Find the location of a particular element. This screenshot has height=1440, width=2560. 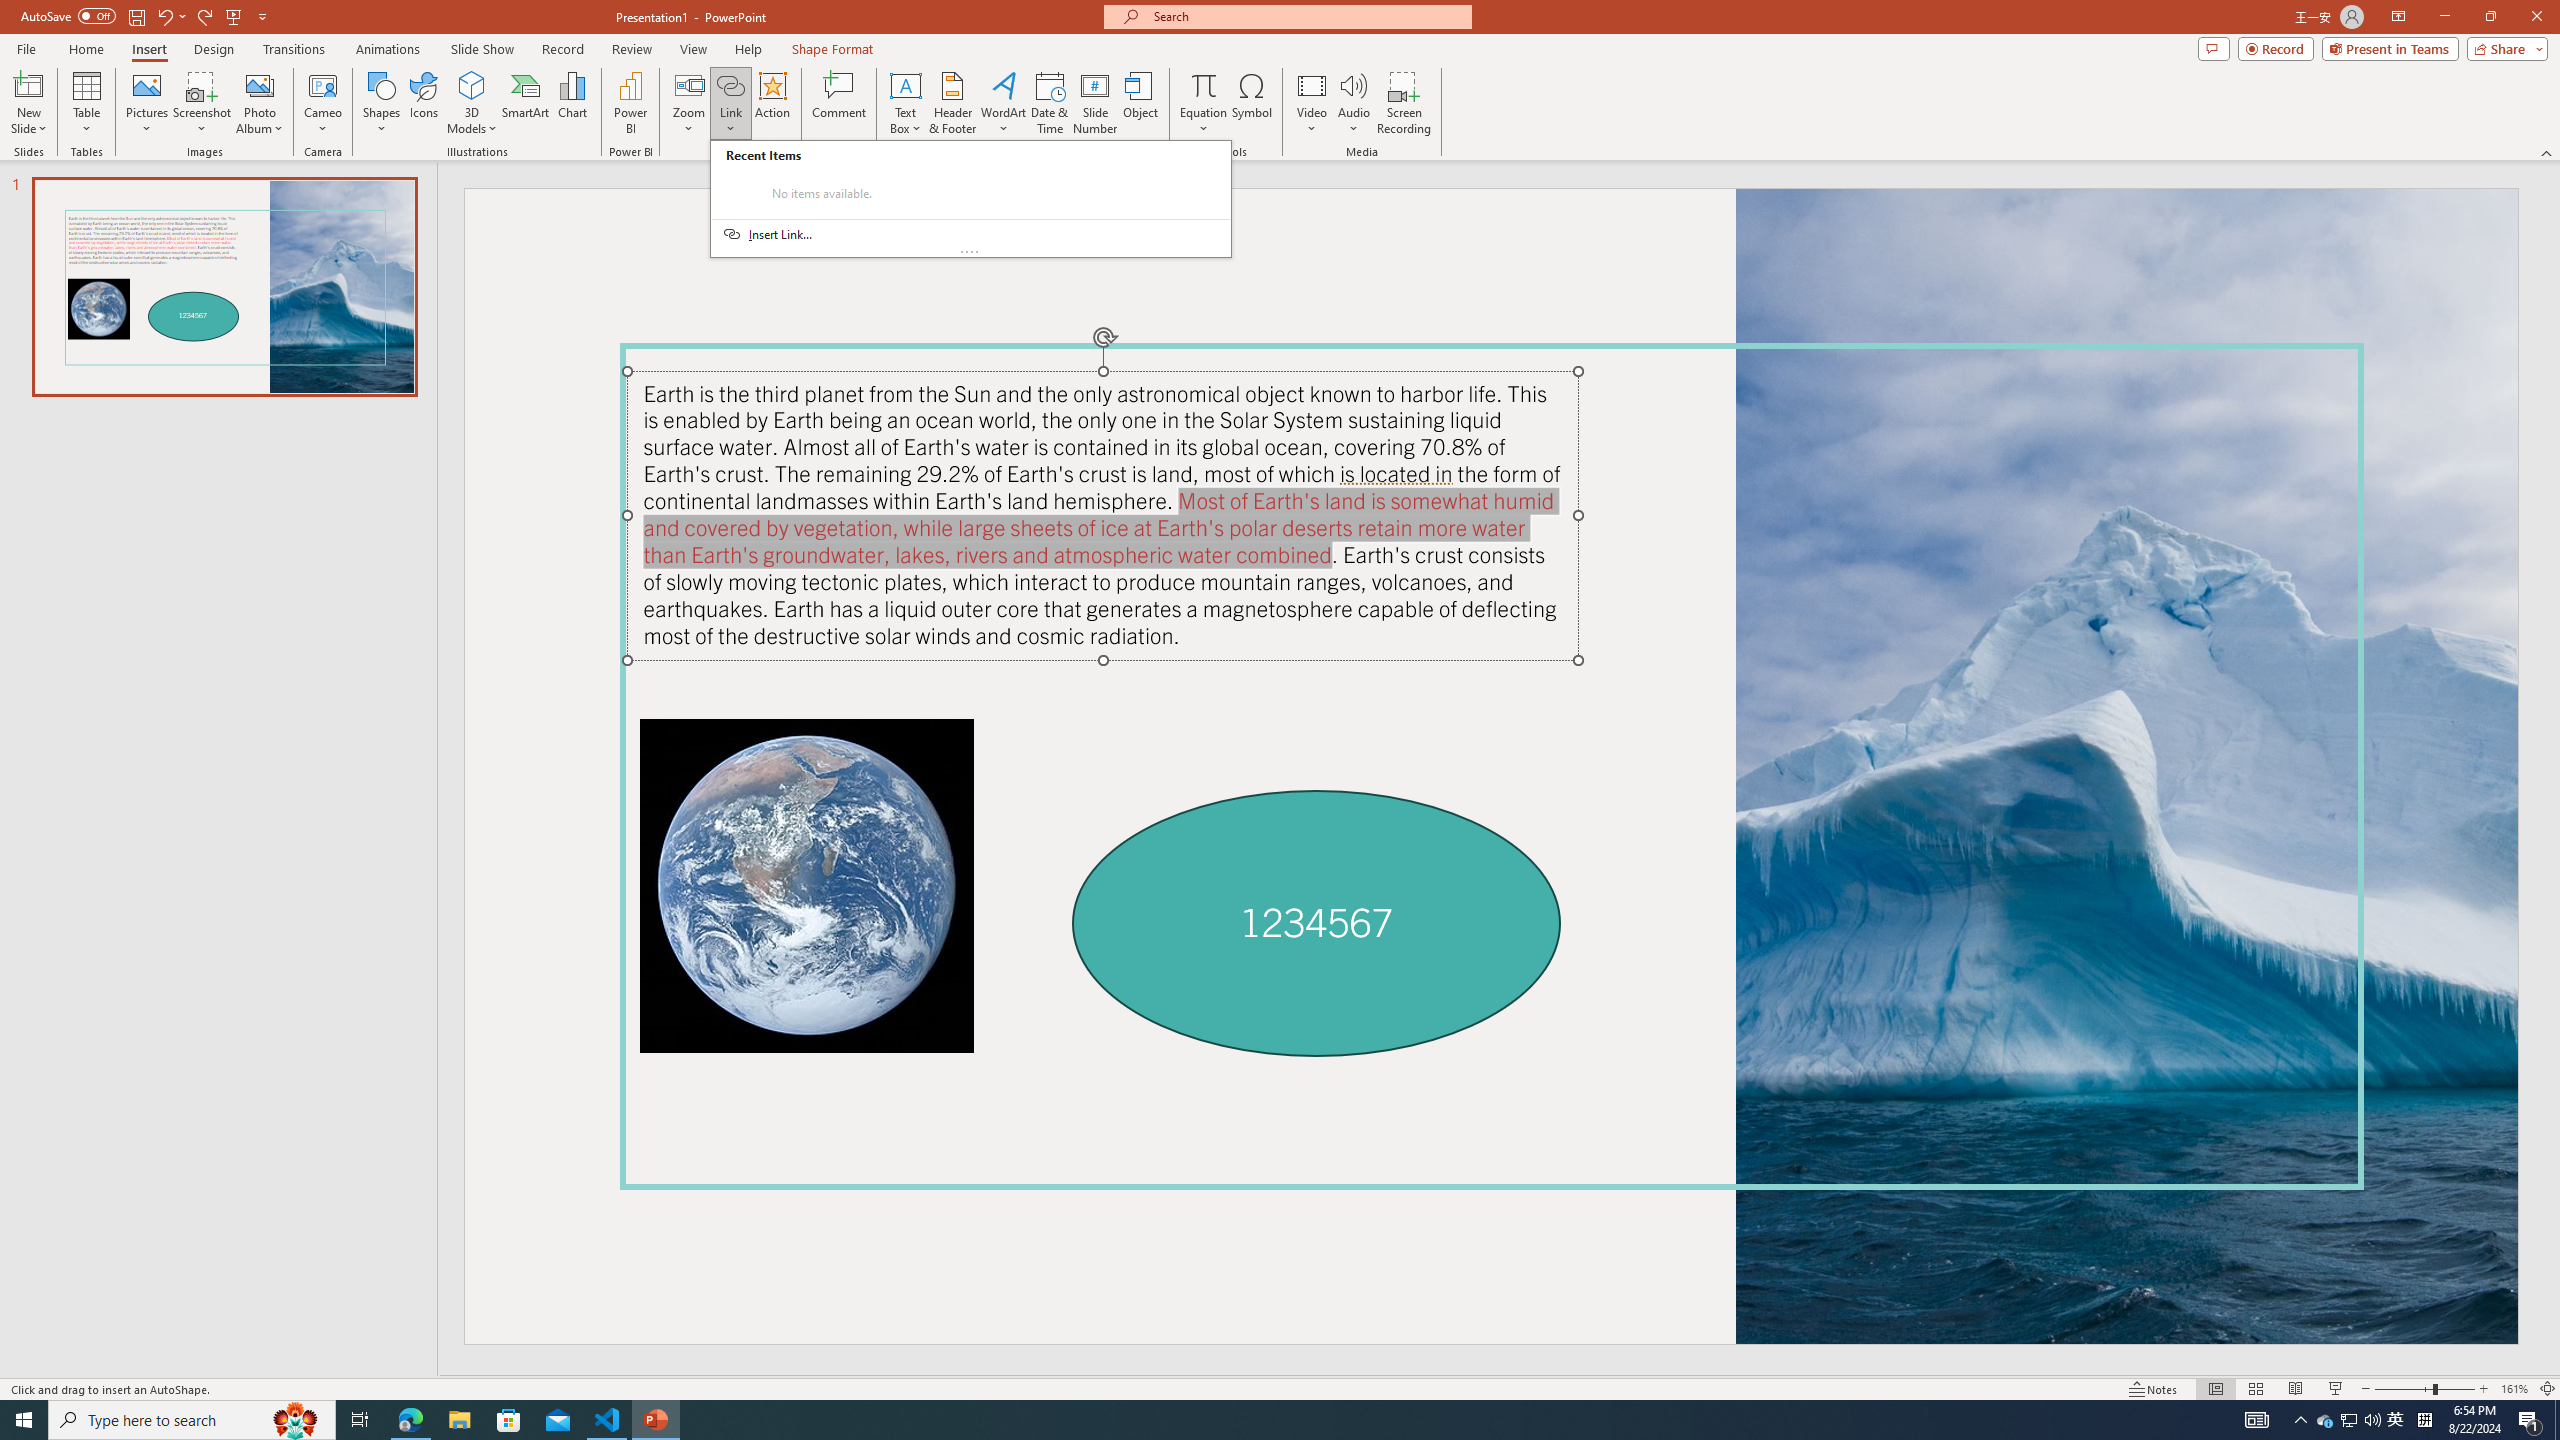

'3D Models' is located at coordinates (472, 84).